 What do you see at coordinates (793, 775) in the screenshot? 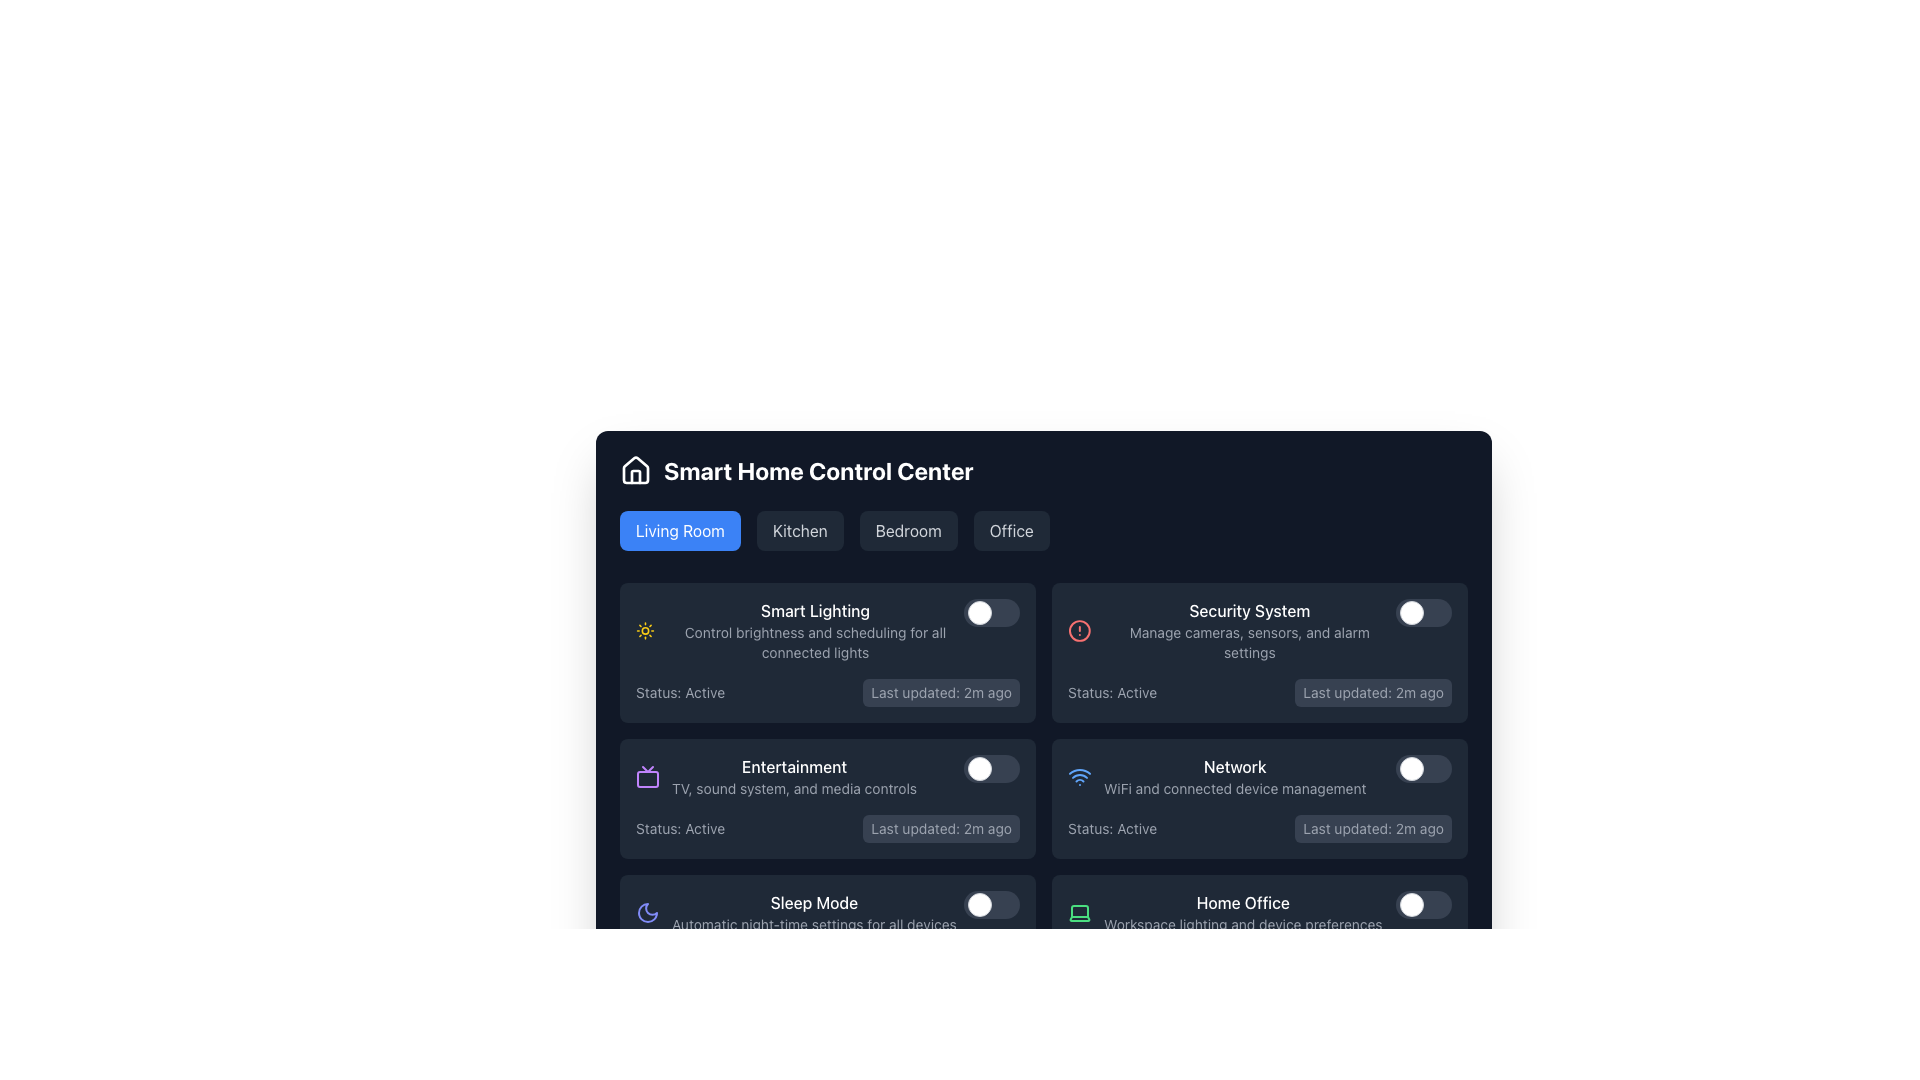
I see `the 'Entertainment' text label which displays 'Entertainment' in bold white font and 'TV, sound system, and media controls' in smaller gray font, located in the second row, first column of the grid layout` at bounding box center [793, 775].